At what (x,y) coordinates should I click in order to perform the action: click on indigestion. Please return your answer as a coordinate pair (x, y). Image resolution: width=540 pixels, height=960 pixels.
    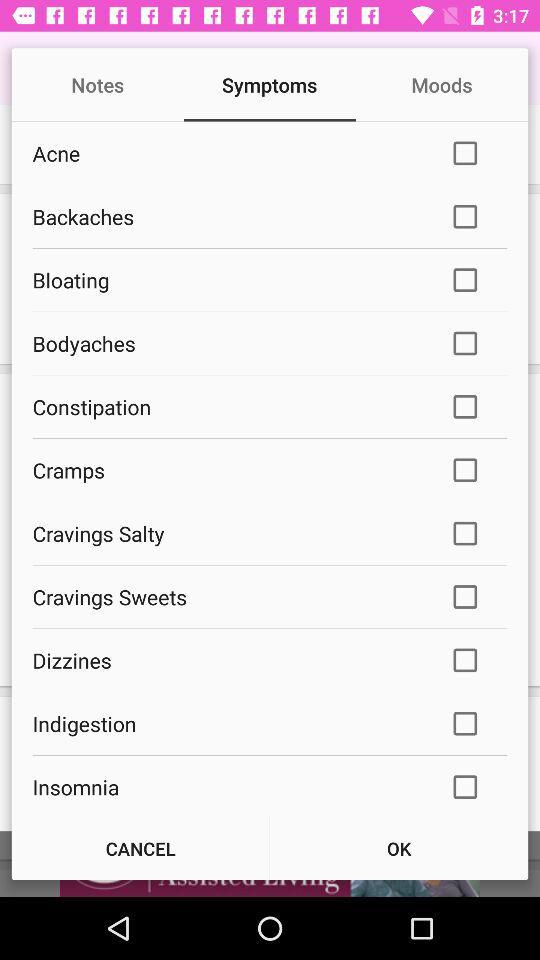
    Looking at the image, I should click on (226, 722).